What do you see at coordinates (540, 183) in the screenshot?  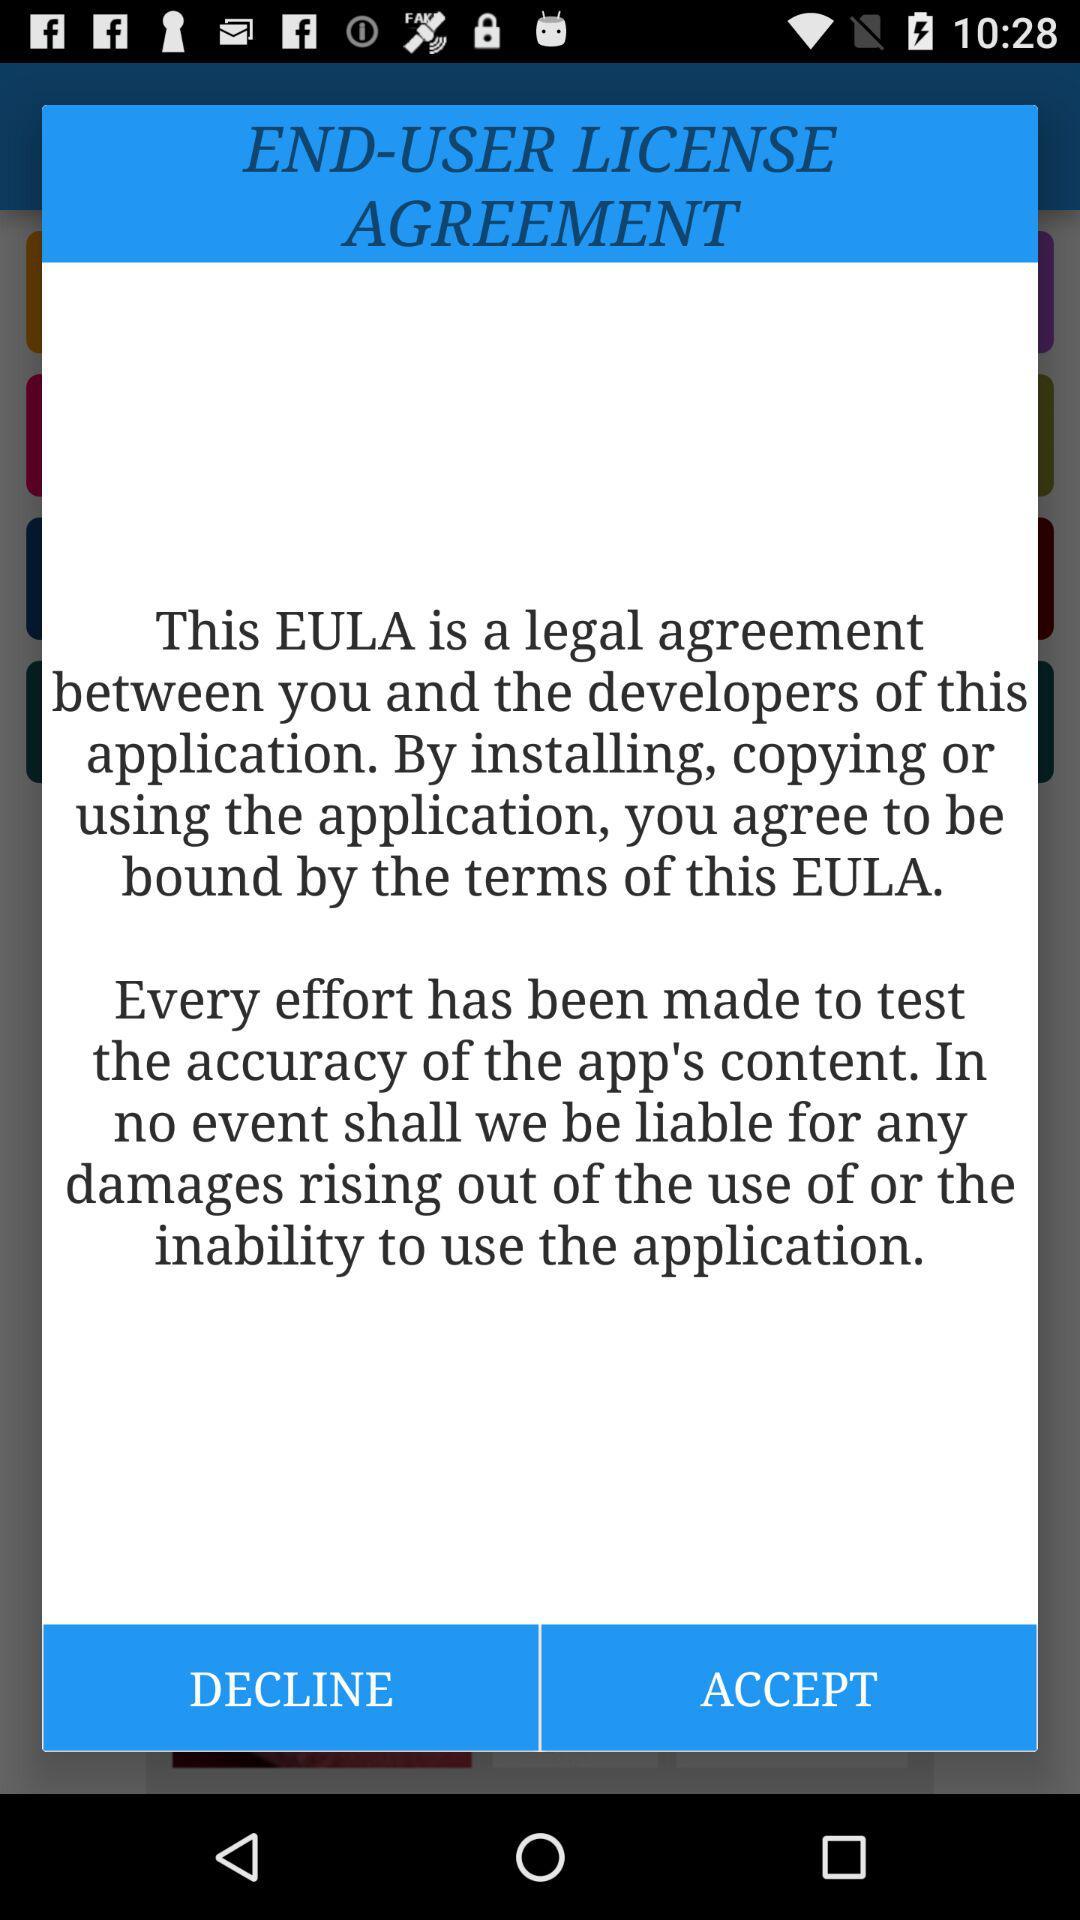 I see `the item above this eula is item` at bounding box center [540, 183].